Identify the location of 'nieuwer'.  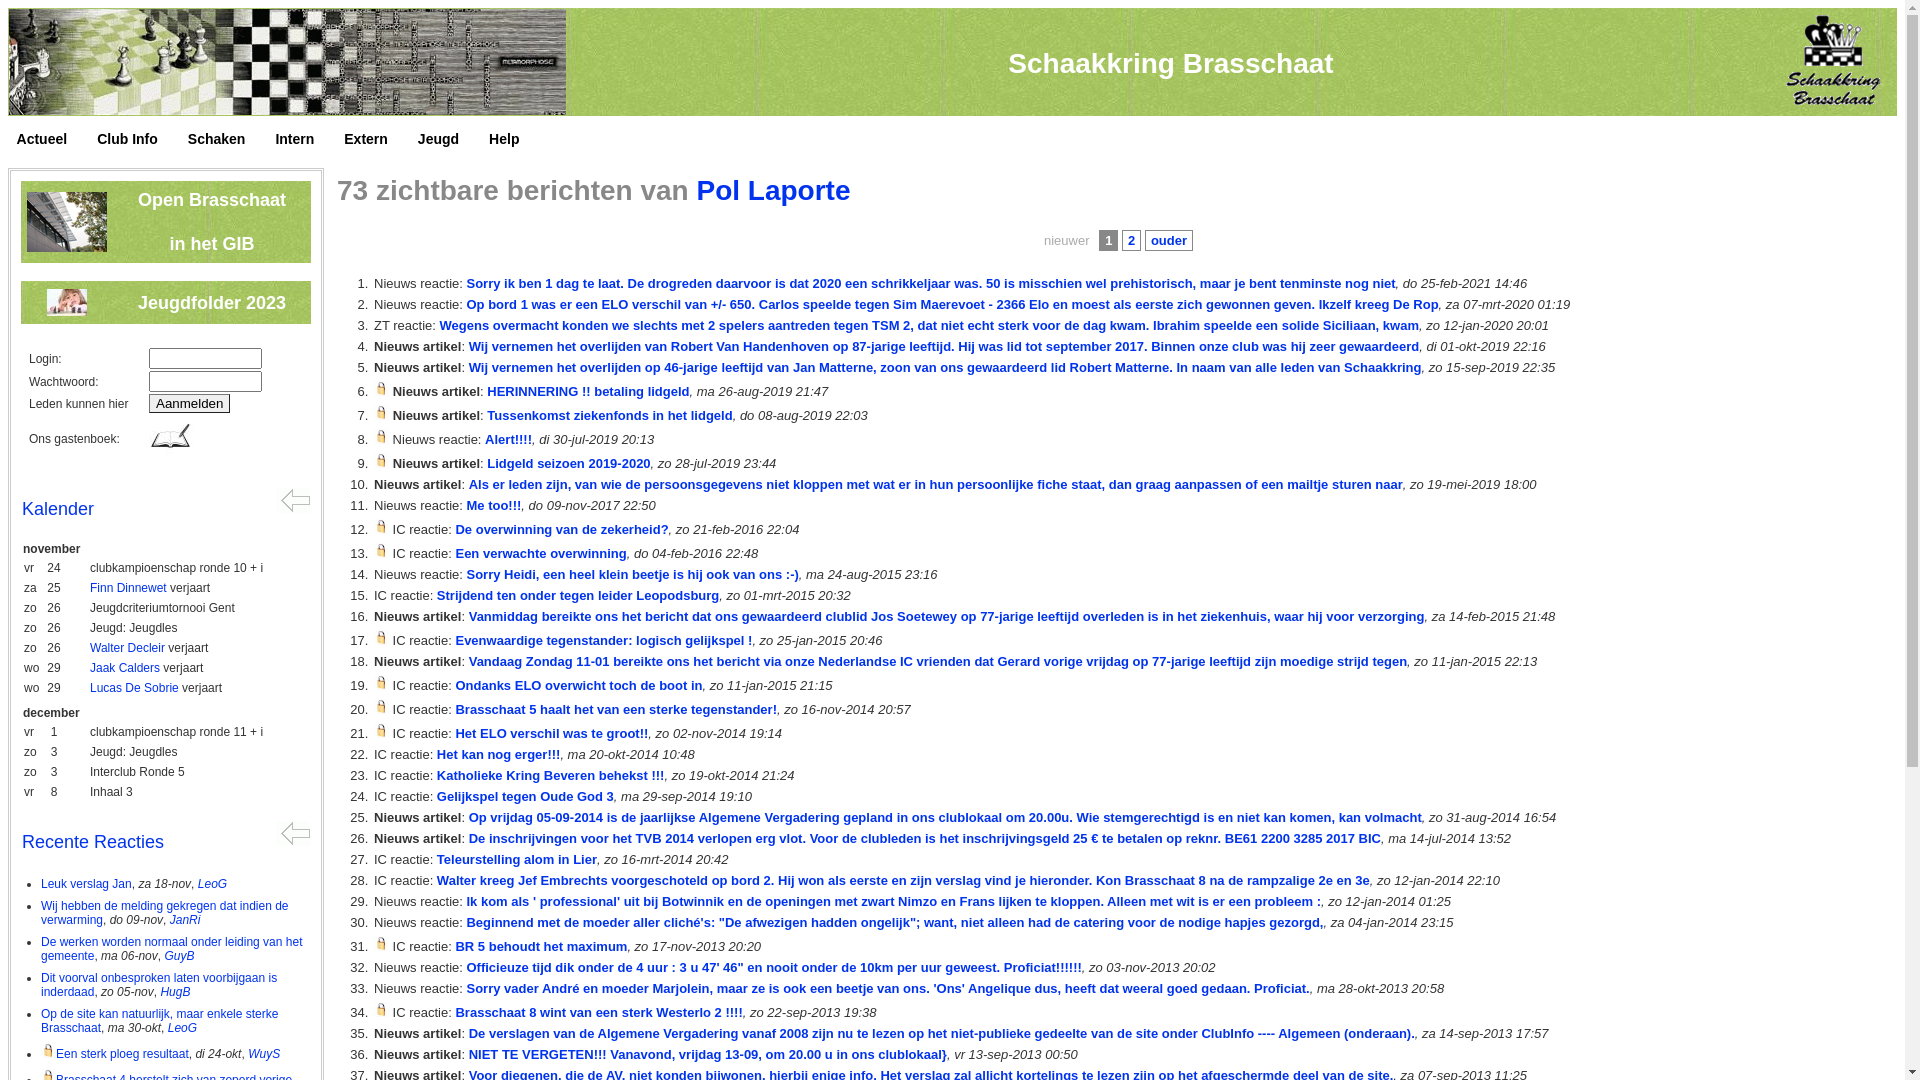
(1065, 239).